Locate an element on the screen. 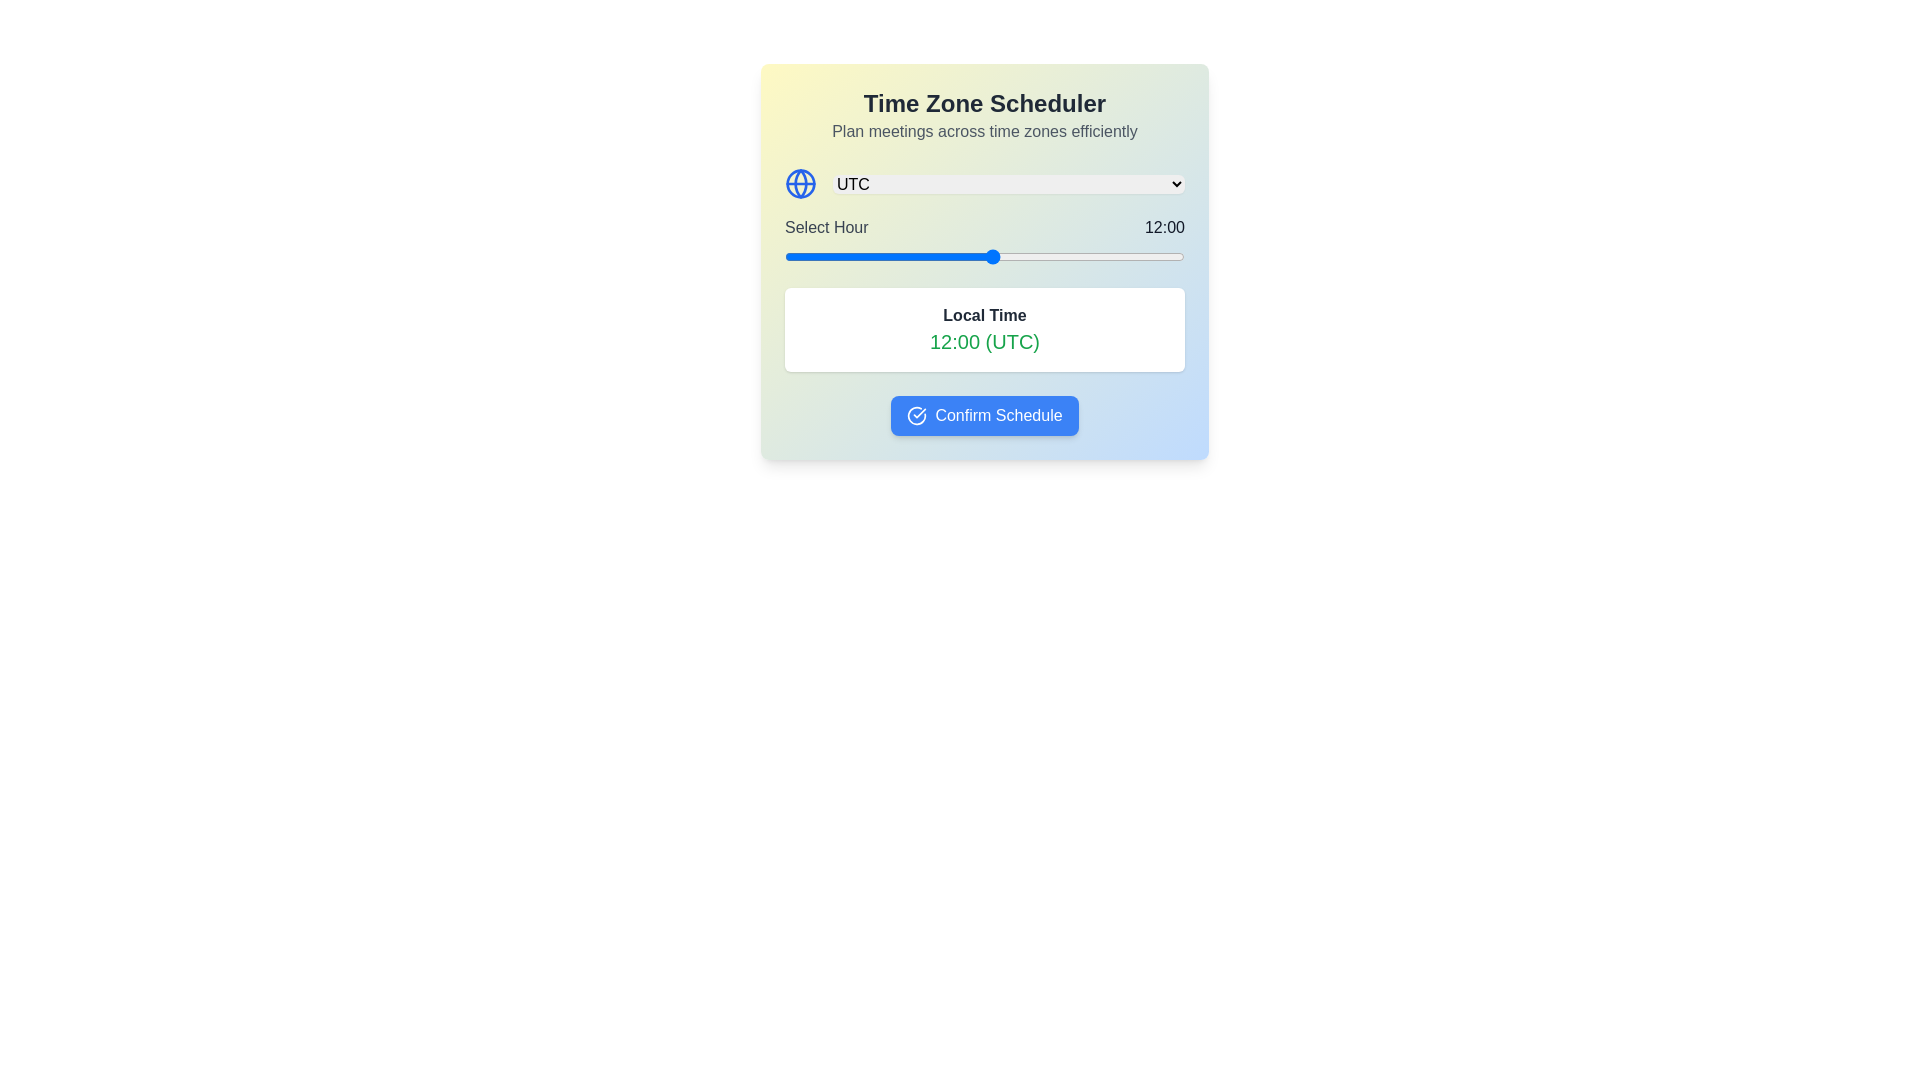  the Header text element, which serves as the title for the interface section and is positioned above the subtitle 'Plan meetings across time zones efficiently' is located at coordinates (984, 104).